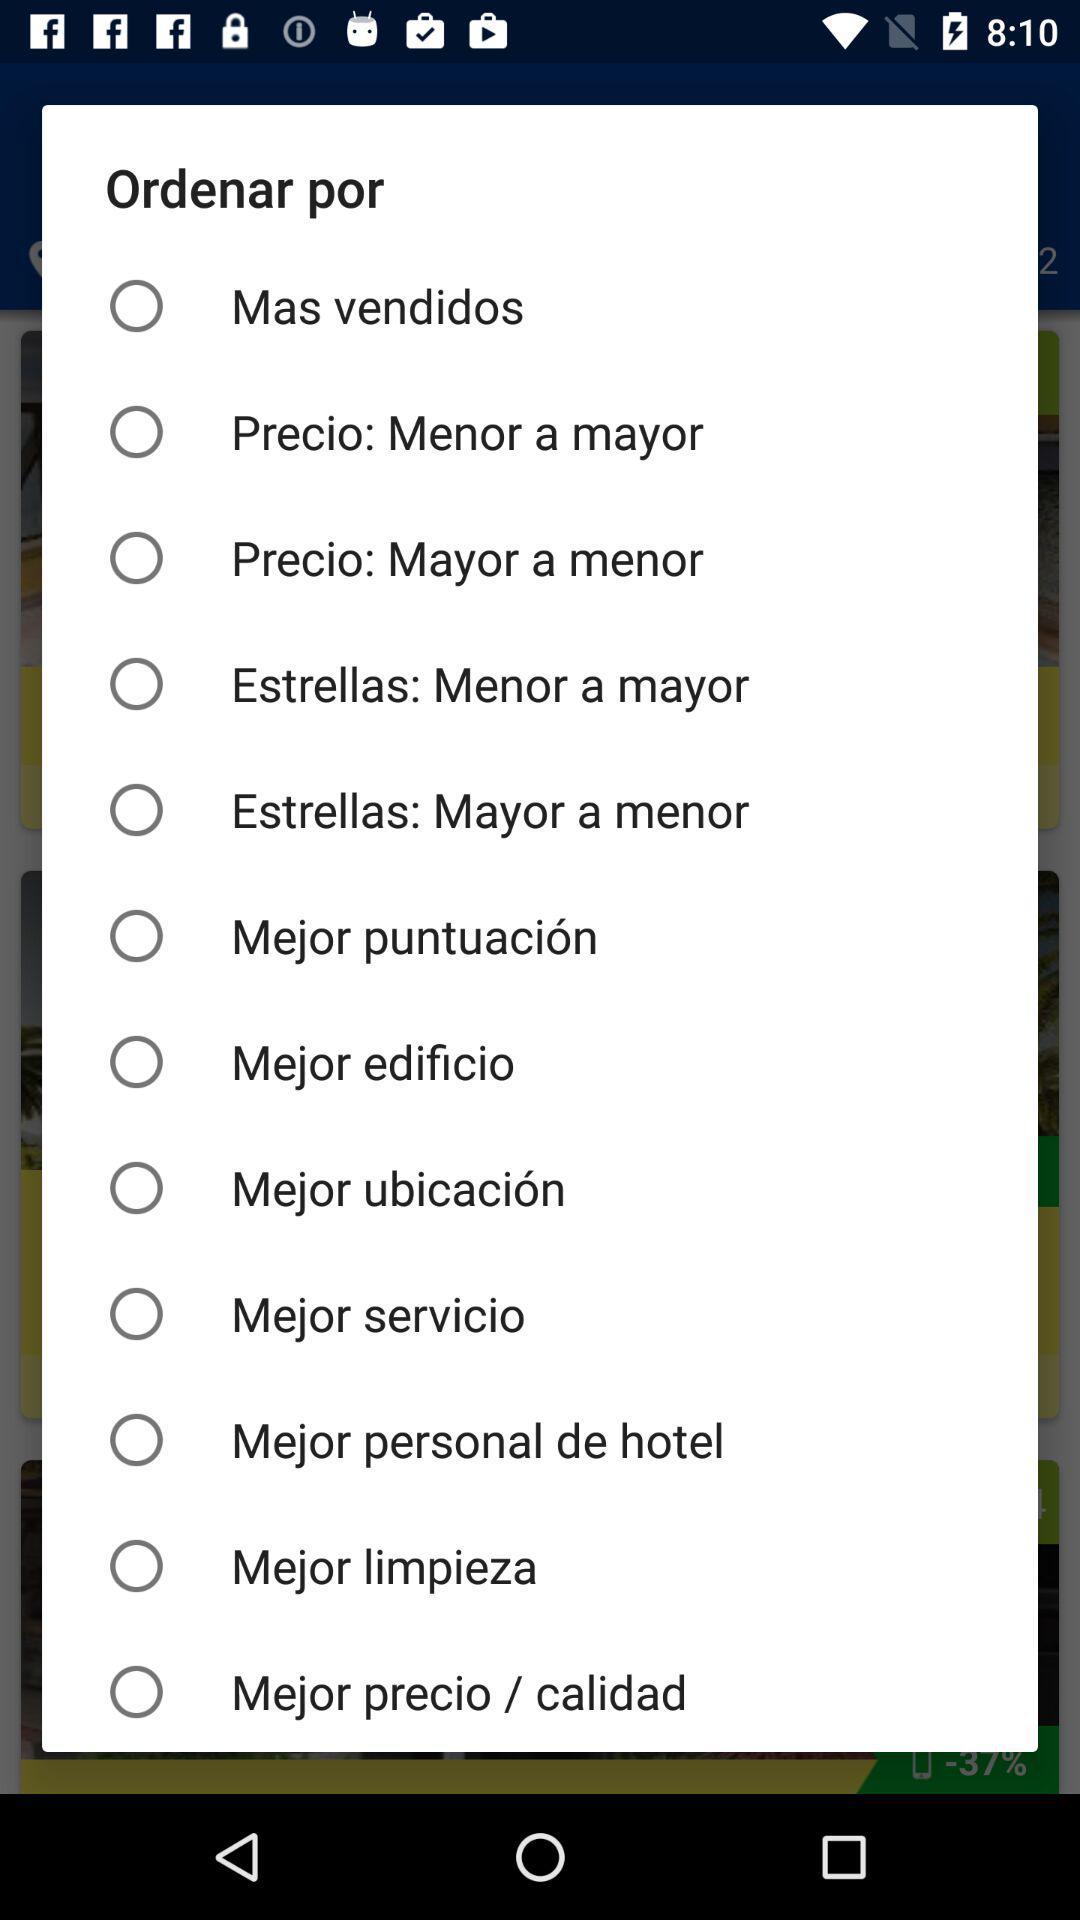  Describe the element at coordinates (540, 1060) in the screenshot. I see `the mejor edificio icon` at that location.